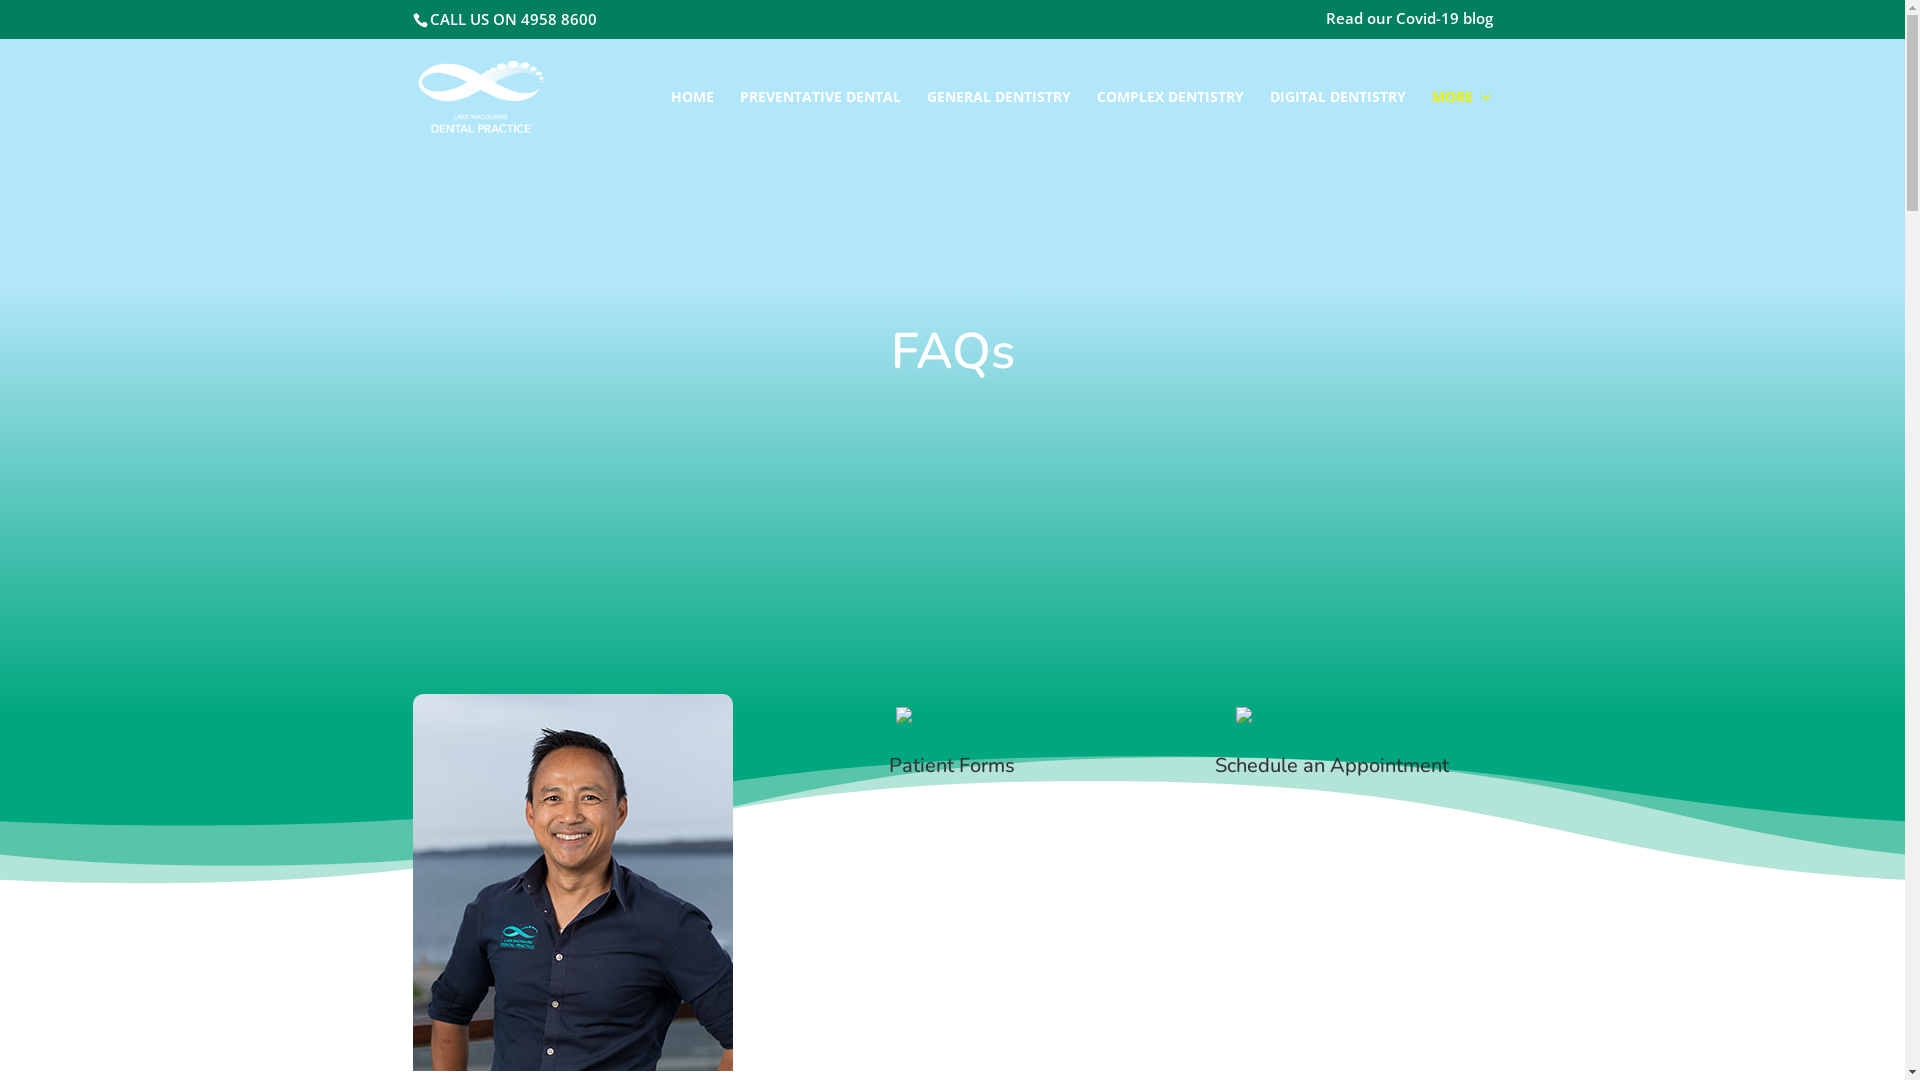  Describe the element at coordinates (950, 765) in the screenshot. I see `'Patient Forms'` at that location.